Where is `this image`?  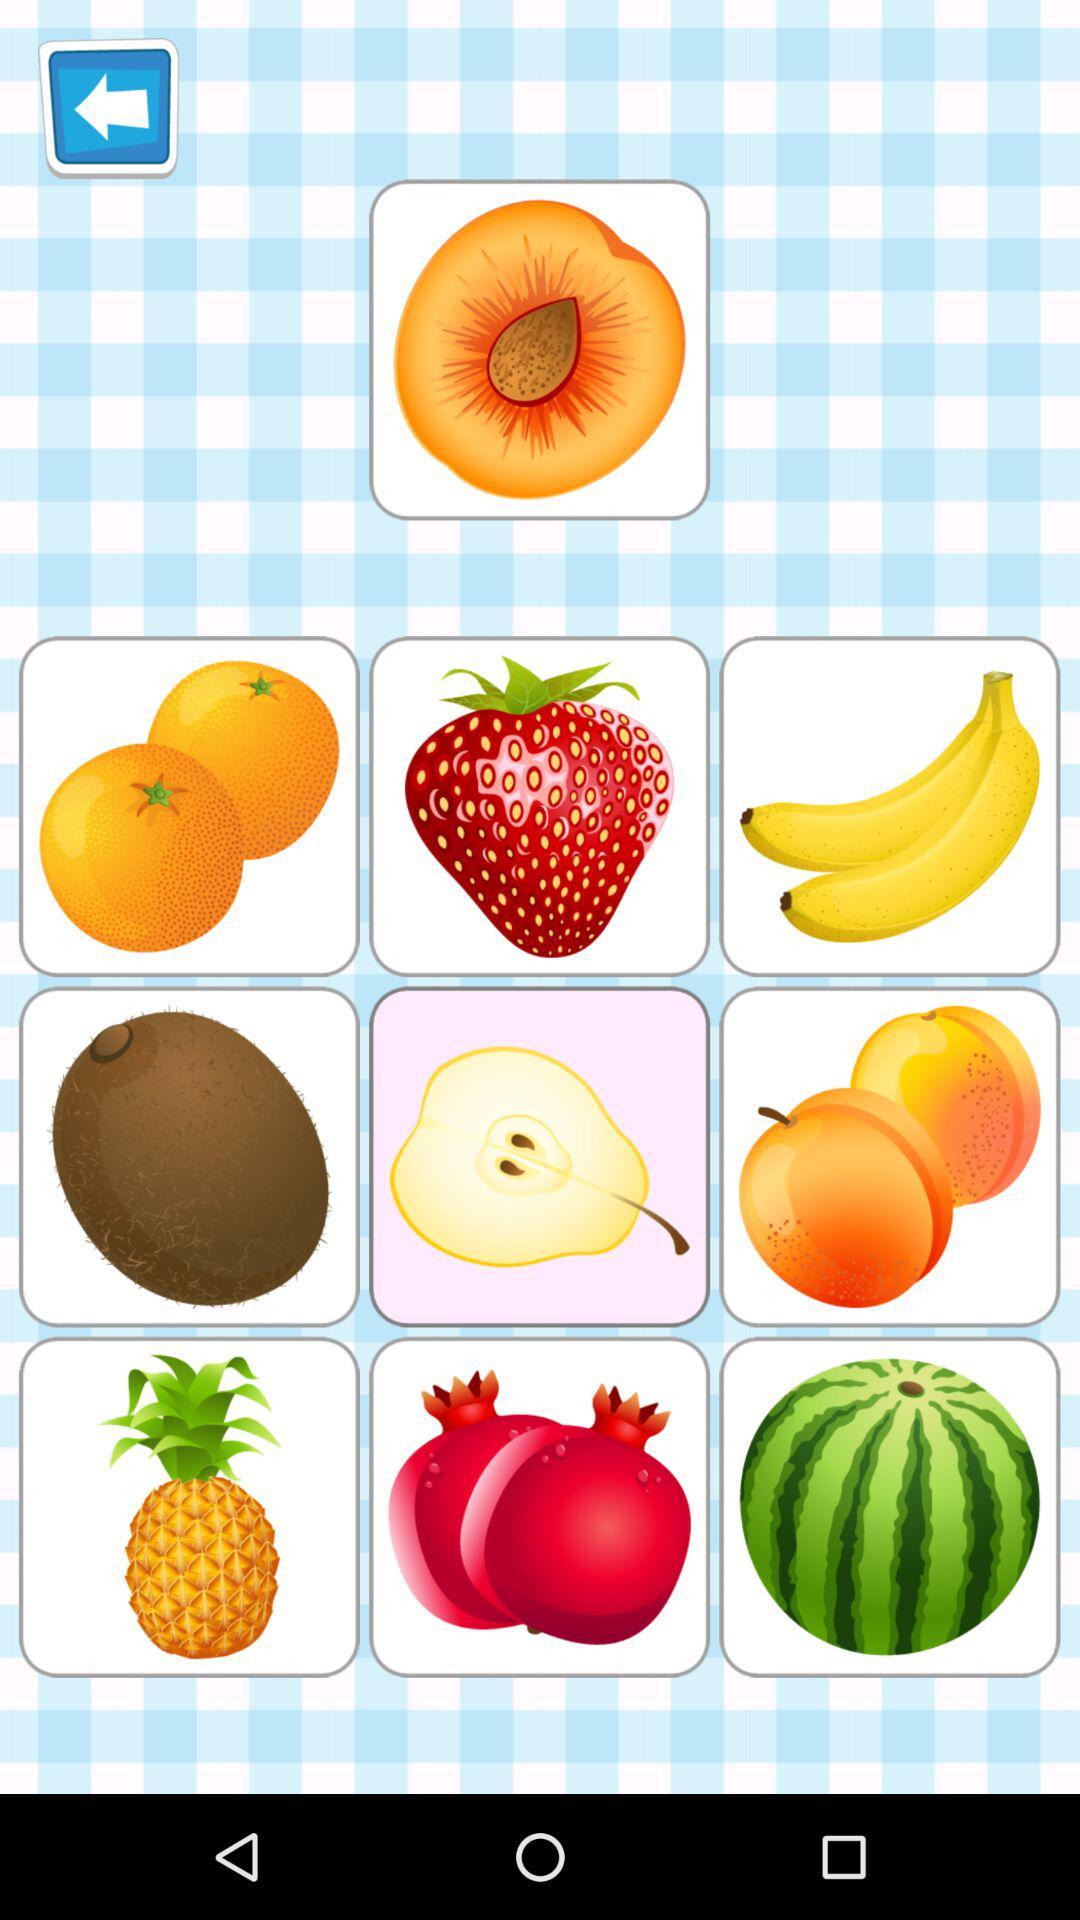
this image is located at coordinates (538, 349).